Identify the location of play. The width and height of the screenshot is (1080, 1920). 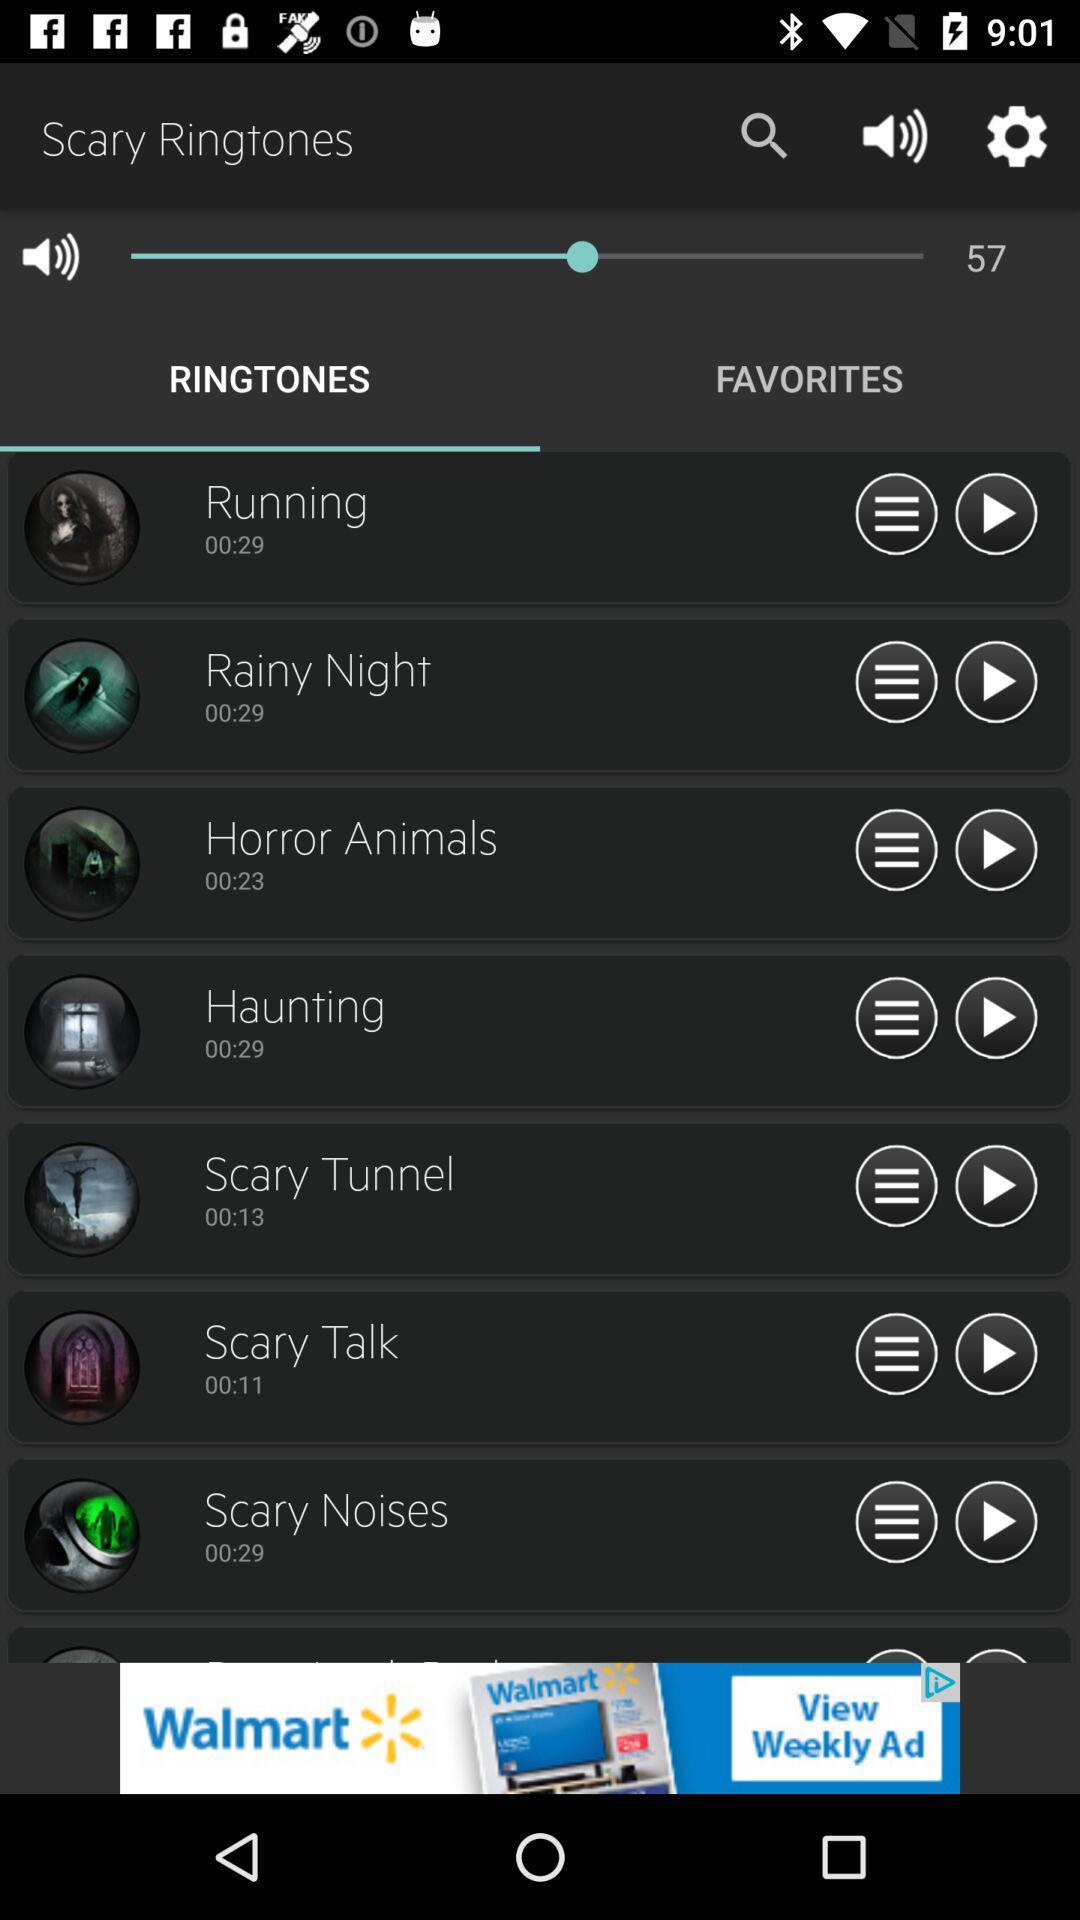
(995, 515).